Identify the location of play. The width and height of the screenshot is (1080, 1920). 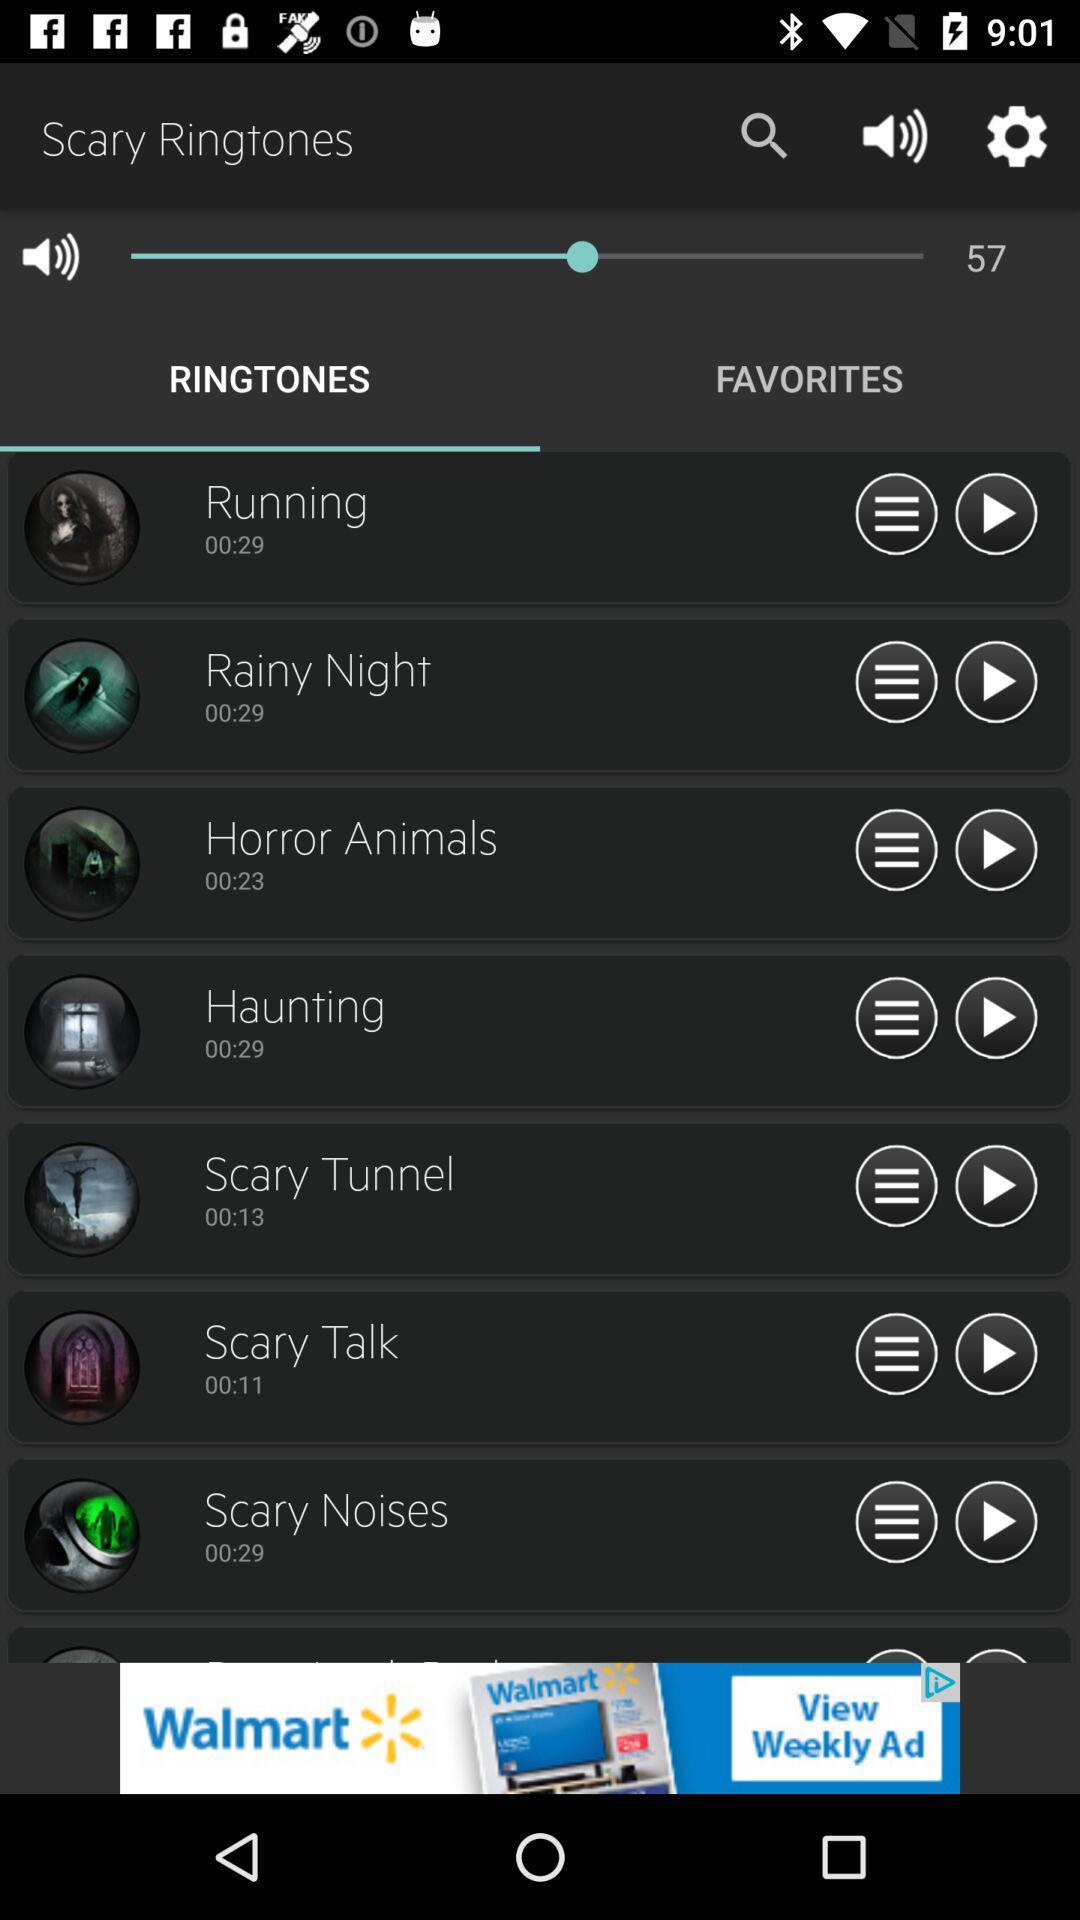
(995, 515).